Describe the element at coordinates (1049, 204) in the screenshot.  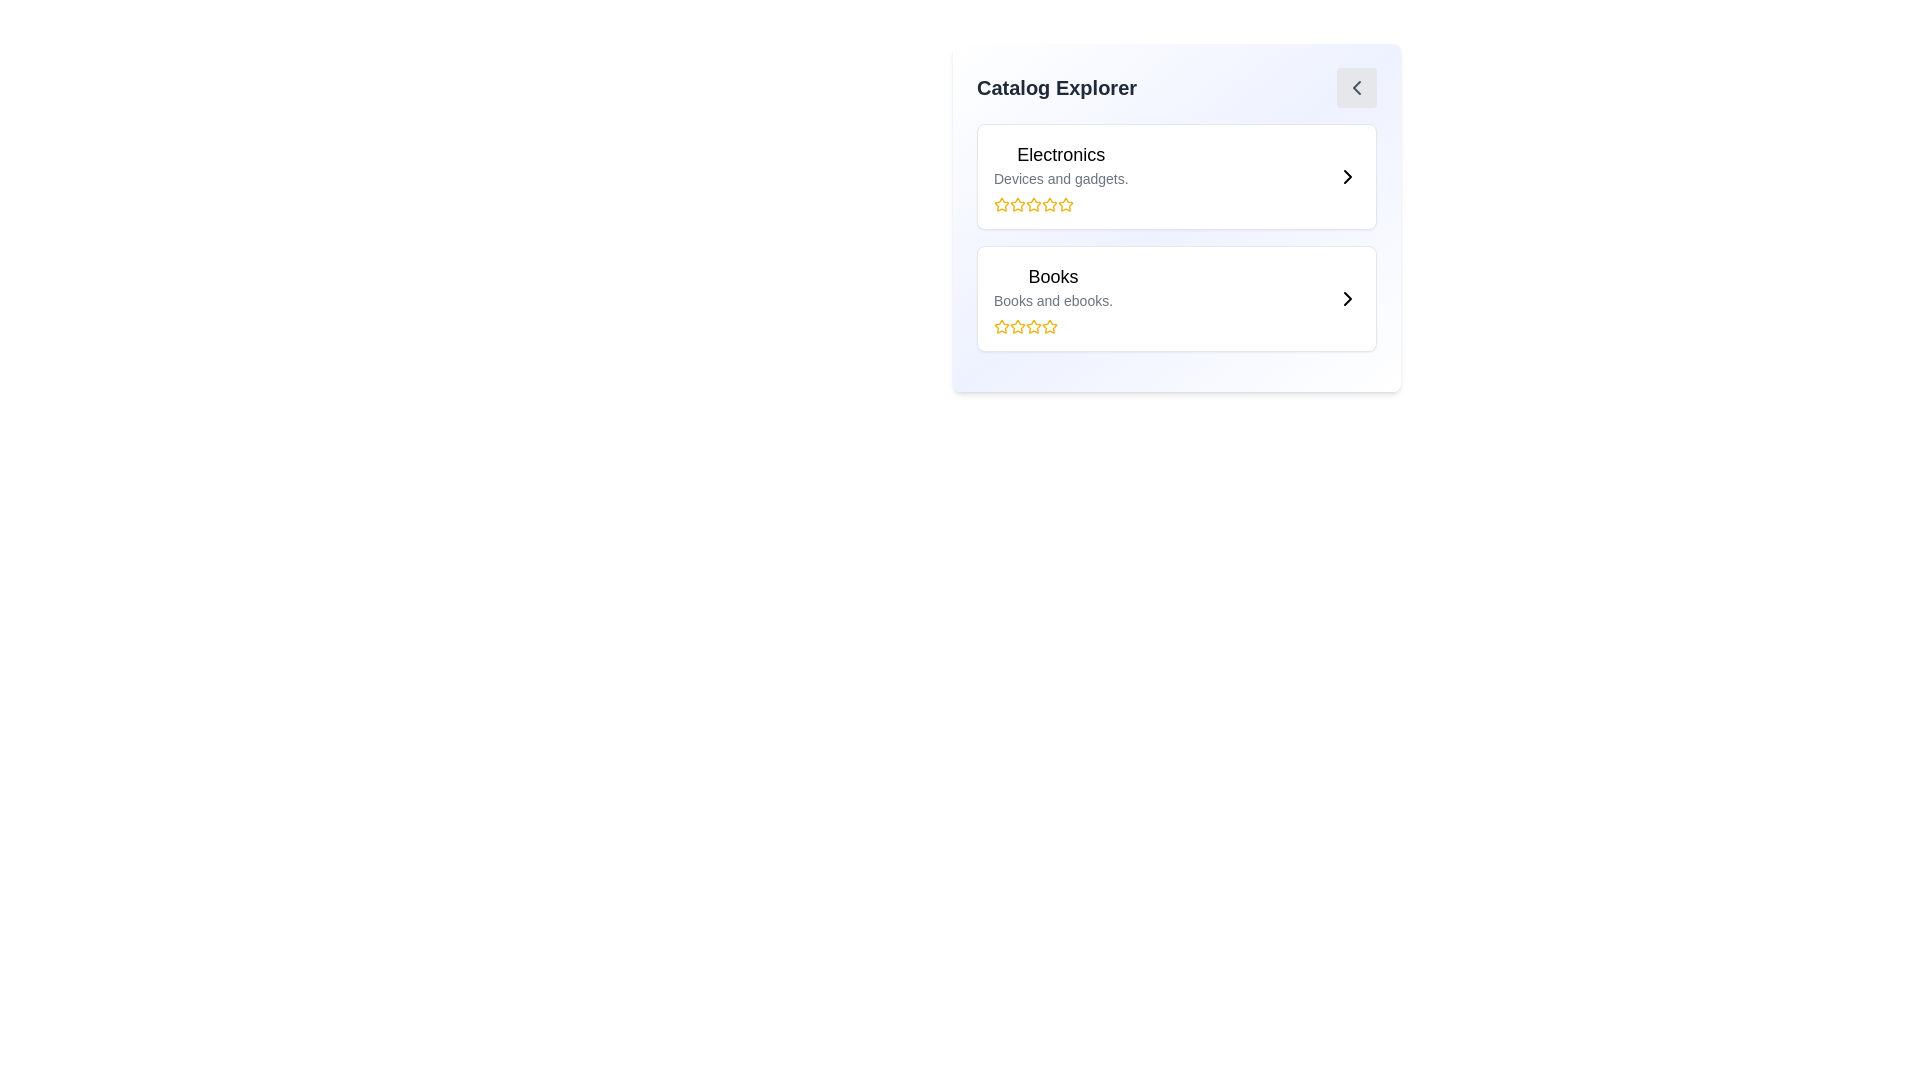
I see `the sixth star-shaped icon with a yellow outline in the rating component below the 'Electronics' section header in the 'Catalog Explorer' panel` at that location.